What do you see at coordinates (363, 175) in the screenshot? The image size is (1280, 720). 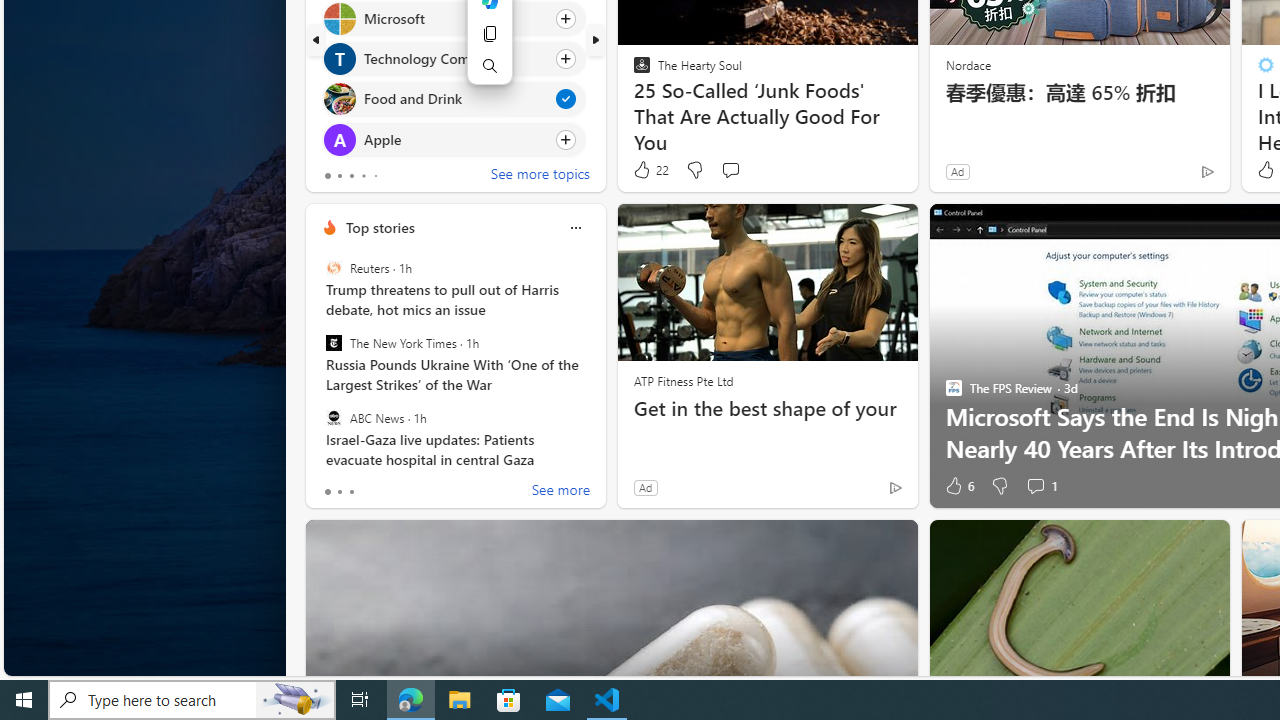 I see `'tab-3'` at bounding box center [363, 175].